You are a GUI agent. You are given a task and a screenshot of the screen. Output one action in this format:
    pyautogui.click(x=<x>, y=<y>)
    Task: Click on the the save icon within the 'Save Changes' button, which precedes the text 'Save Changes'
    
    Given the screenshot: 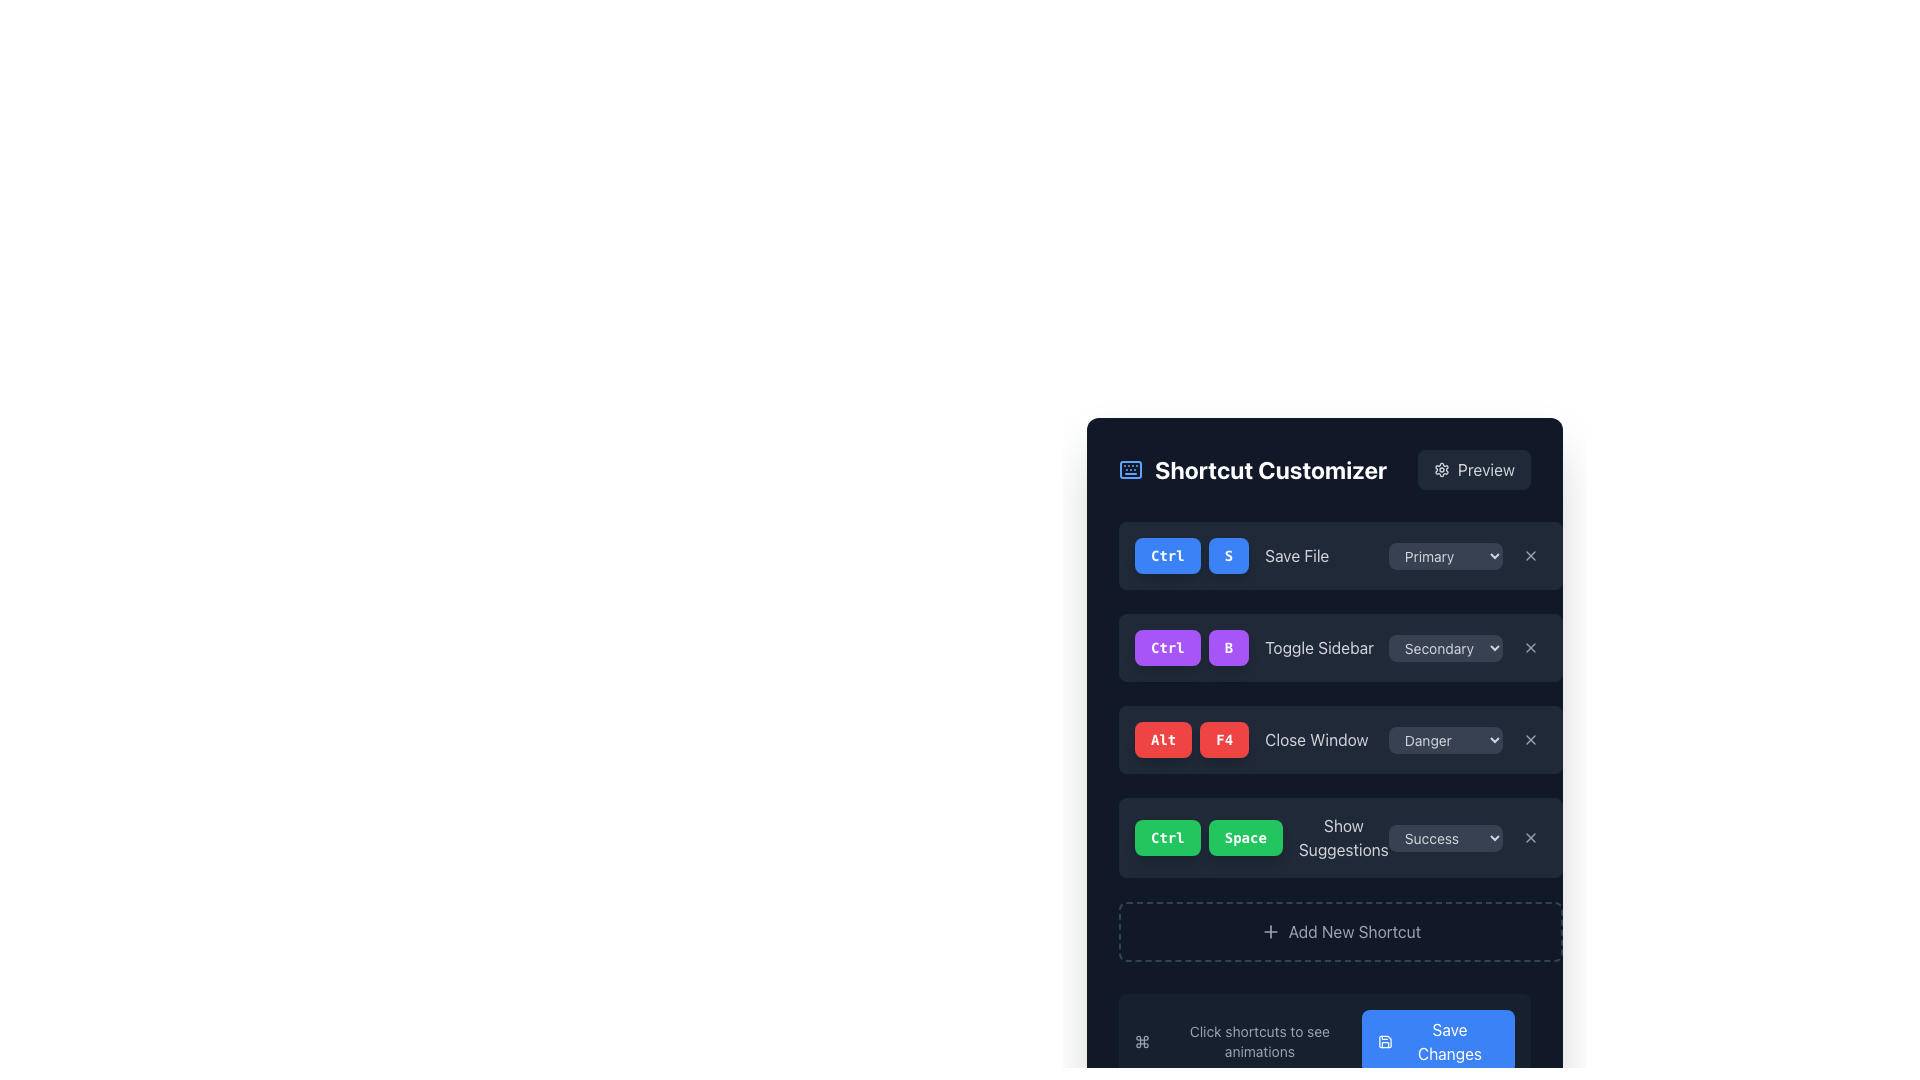 What is the action you would take?
    pyautogui.click(x=1384, y=1040)
    